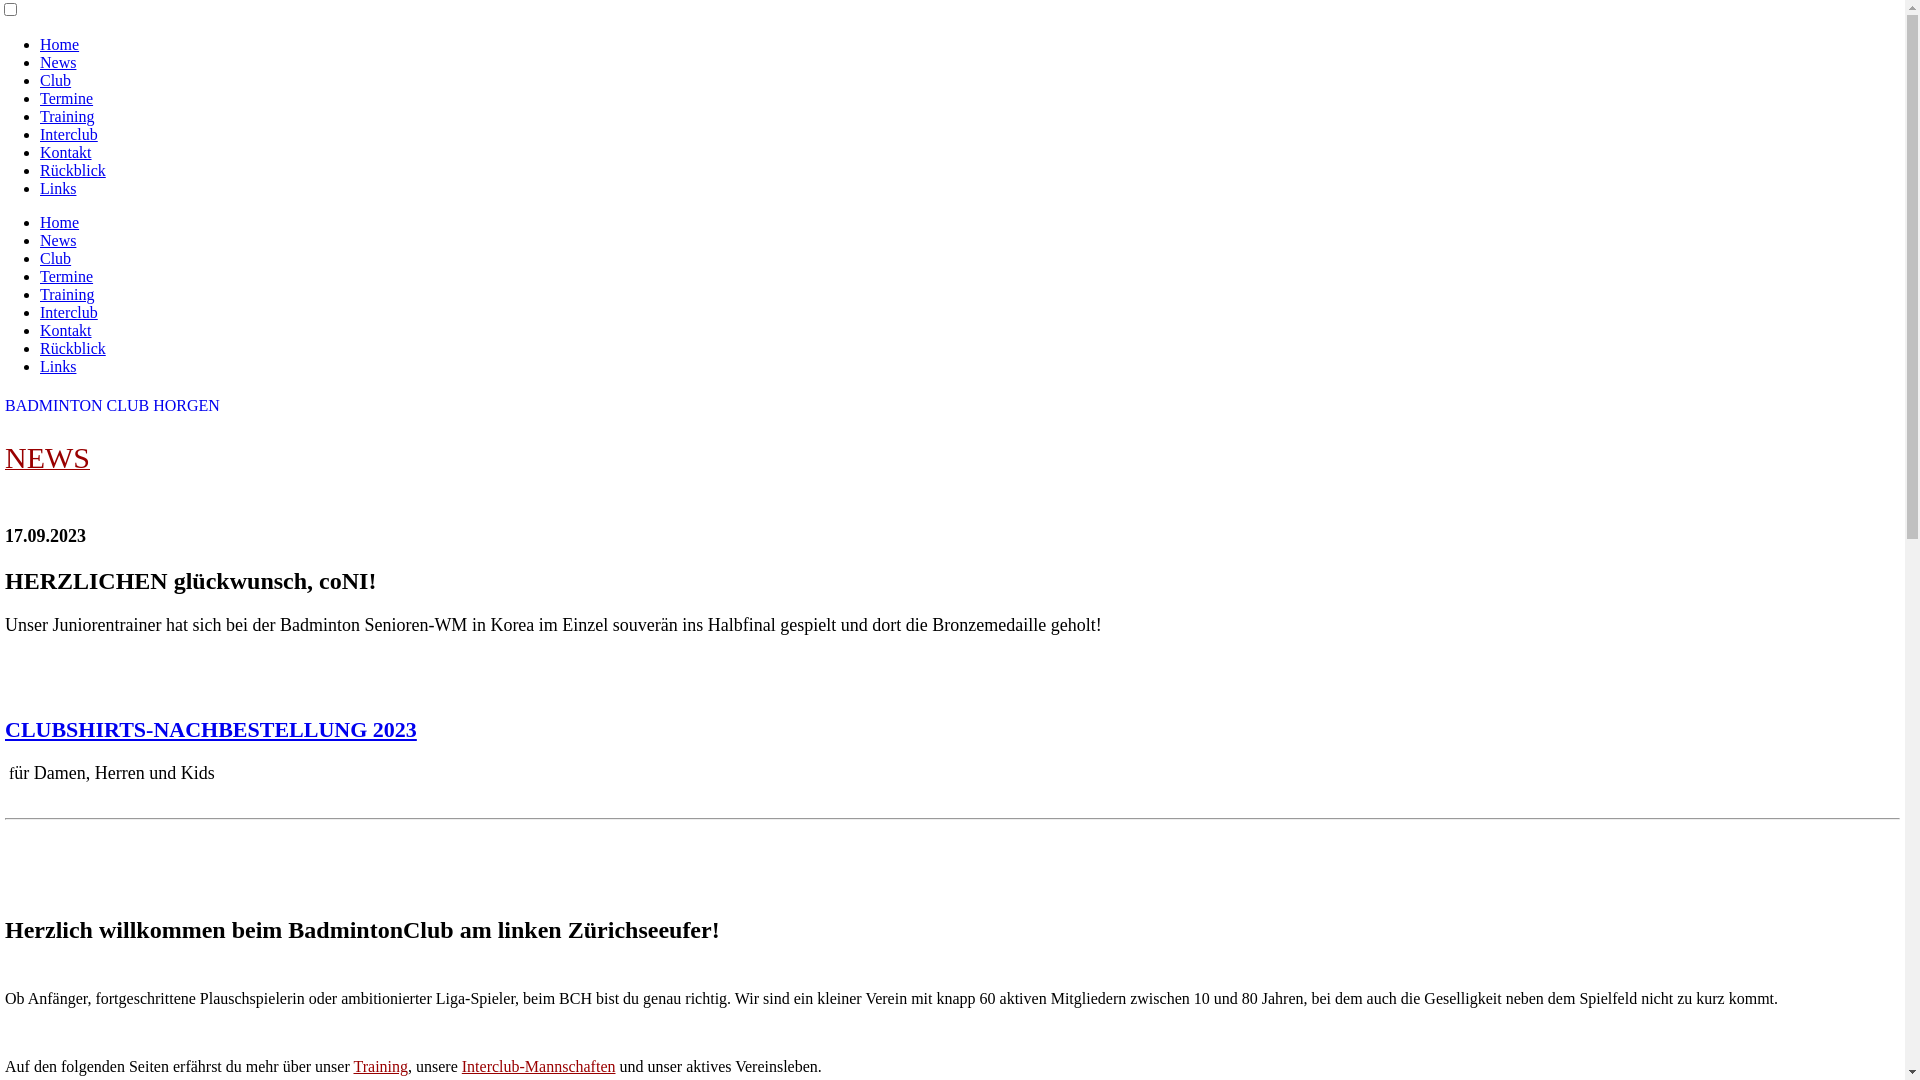 The image size is (1920, 1080). Describe the element at coordinates (57, 188) in the screenshot. I see `'Links'` at that location.